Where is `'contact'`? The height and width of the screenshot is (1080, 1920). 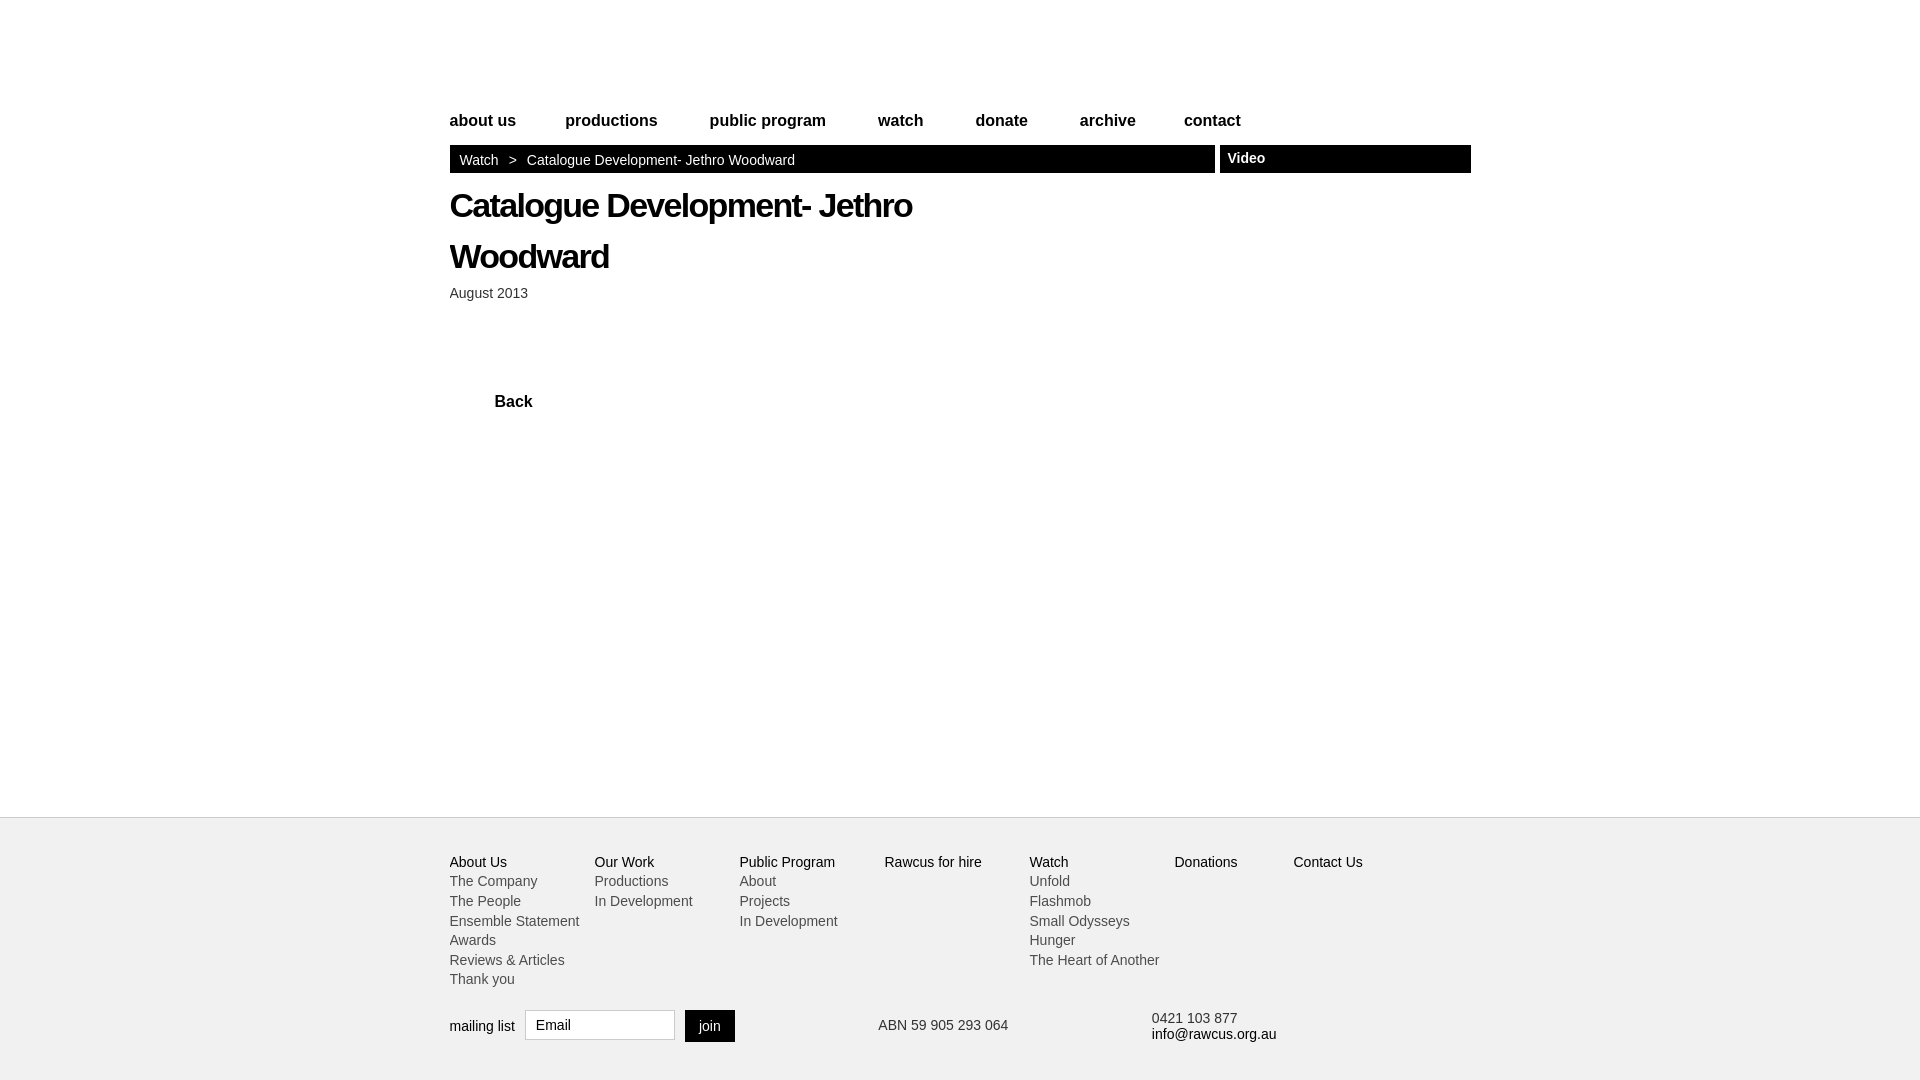
'contact' is located at coordinates (1200, 129).